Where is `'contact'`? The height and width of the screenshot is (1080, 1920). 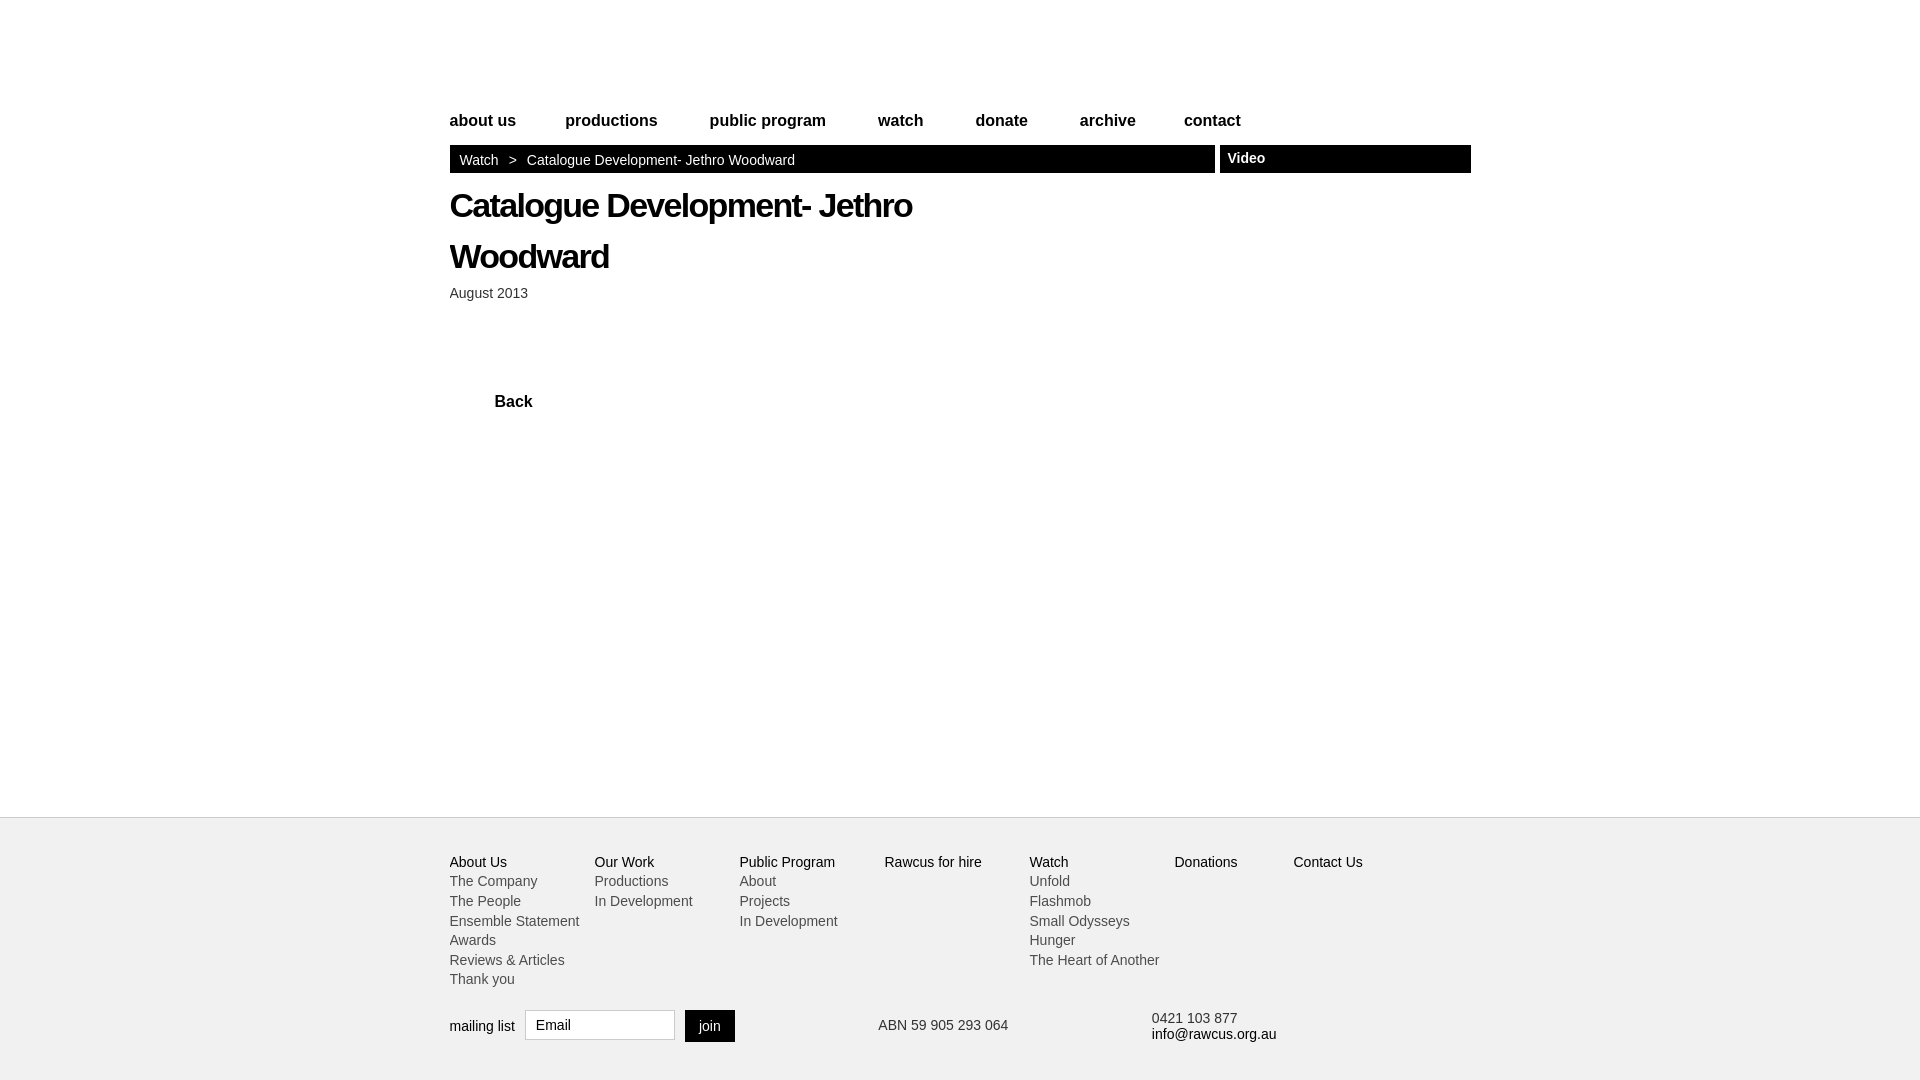
'contact' is located at coordinates (1200, 129).